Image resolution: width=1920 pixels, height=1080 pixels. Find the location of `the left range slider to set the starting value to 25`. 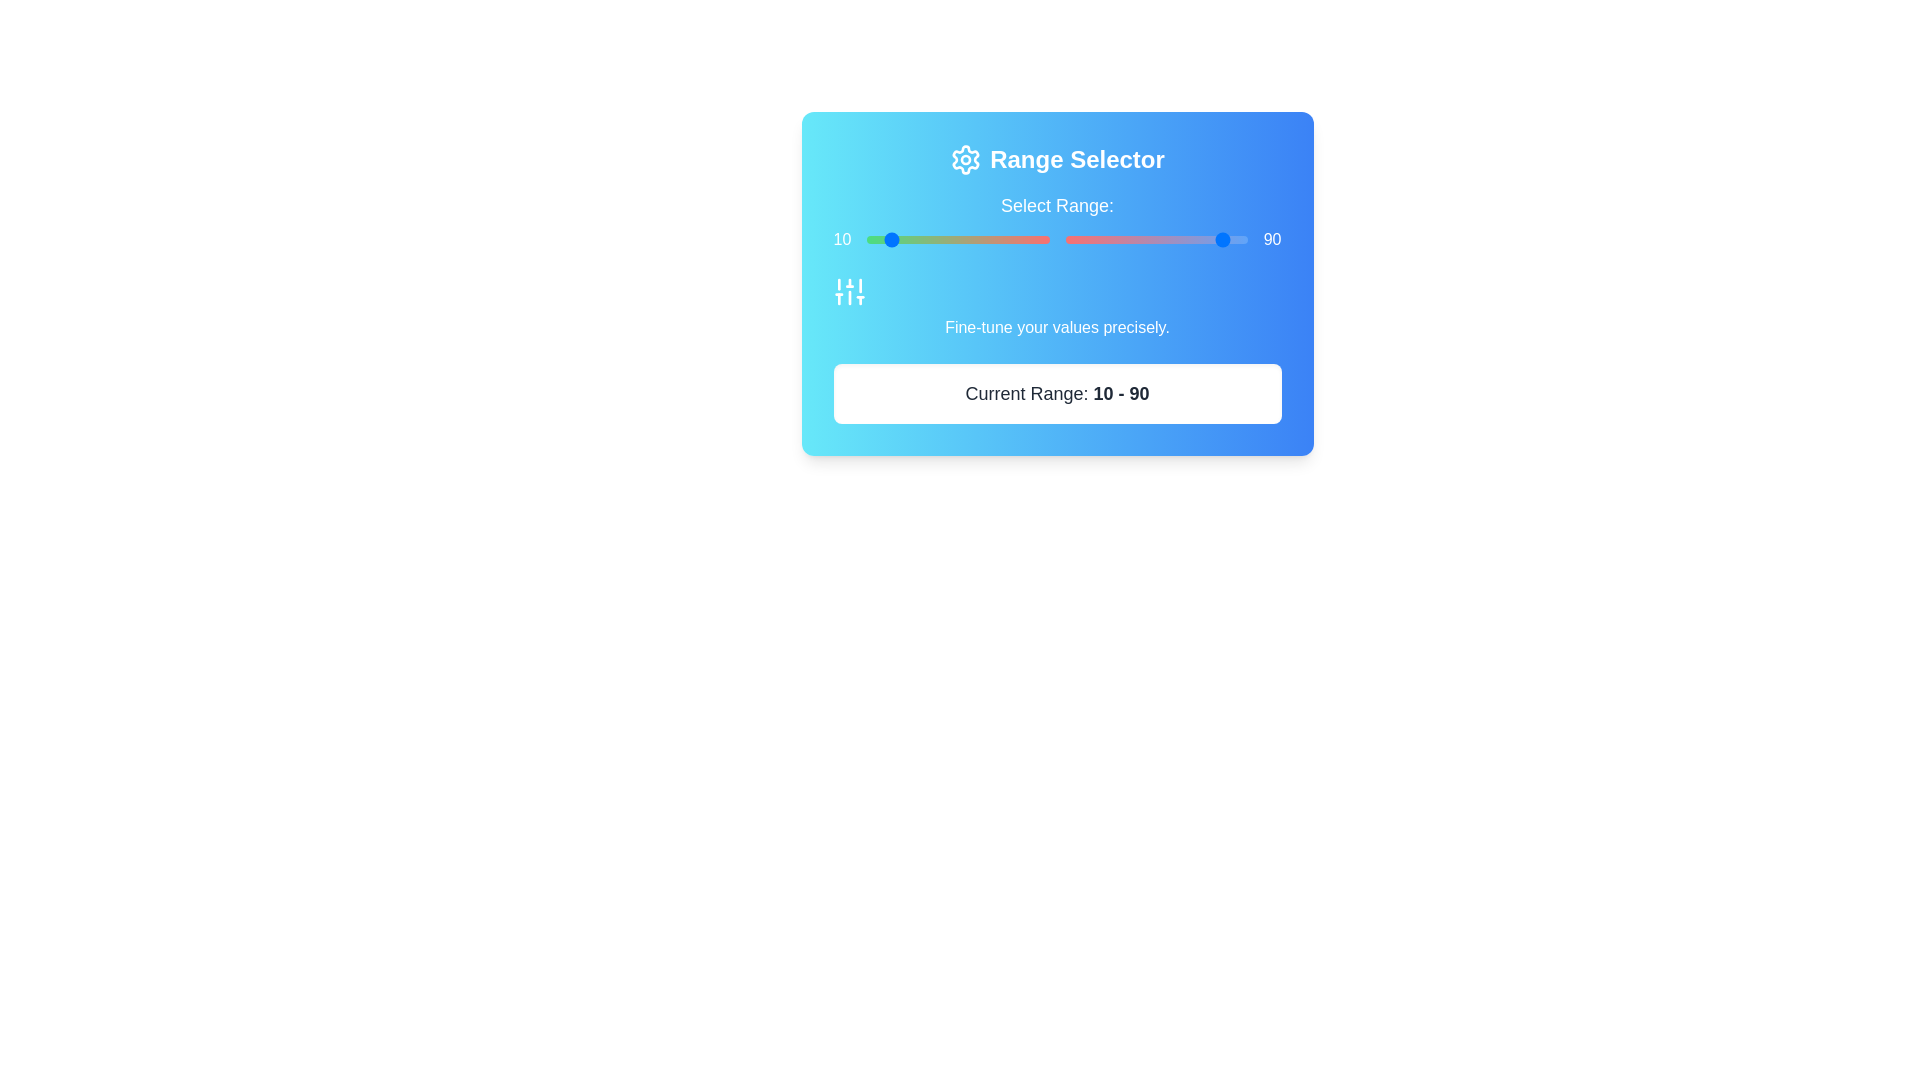

the left range slider to set the starting value to 25 is located at coordinates (911, 238).